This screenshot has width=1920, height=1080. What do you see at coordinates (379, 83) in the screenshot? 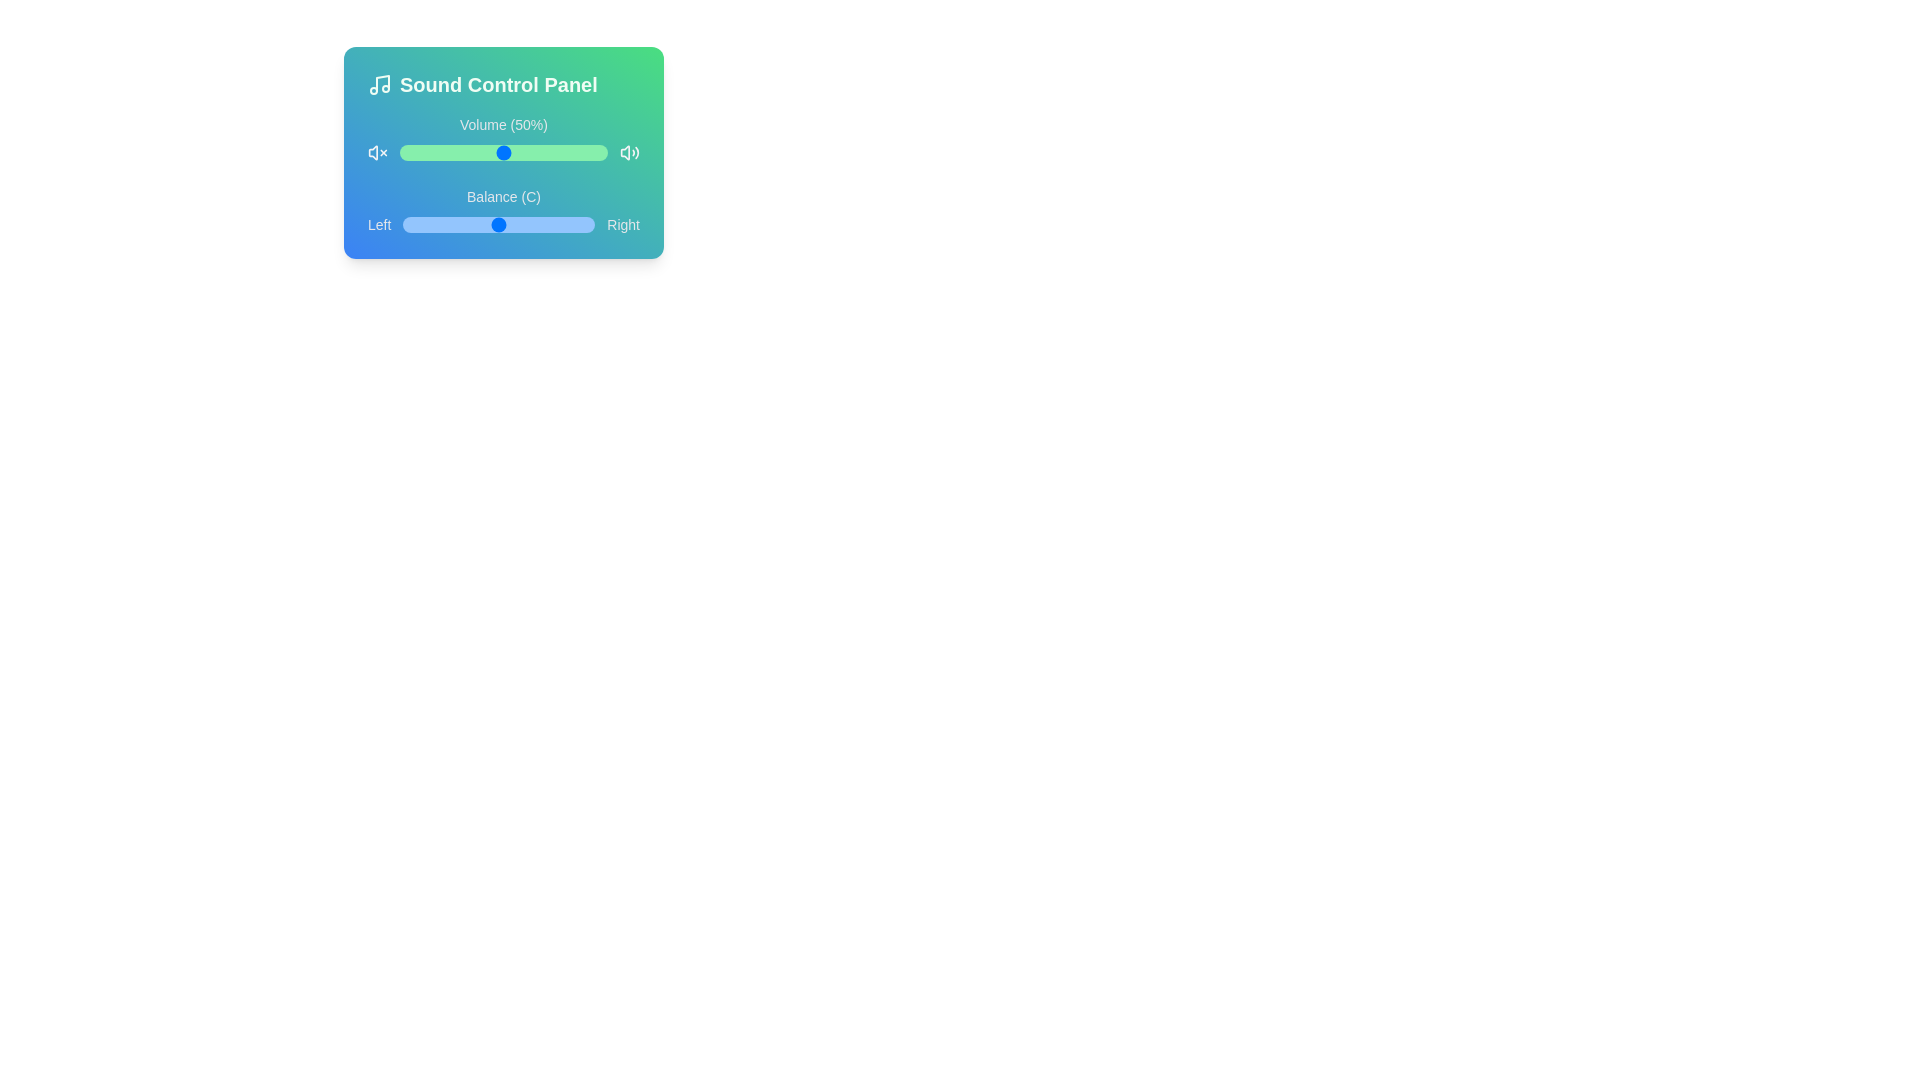
I see `the minimalist music note icon located to the left of the 'Sound Control Panel' text in the top section of the interface` at bounding box center [379, 83].